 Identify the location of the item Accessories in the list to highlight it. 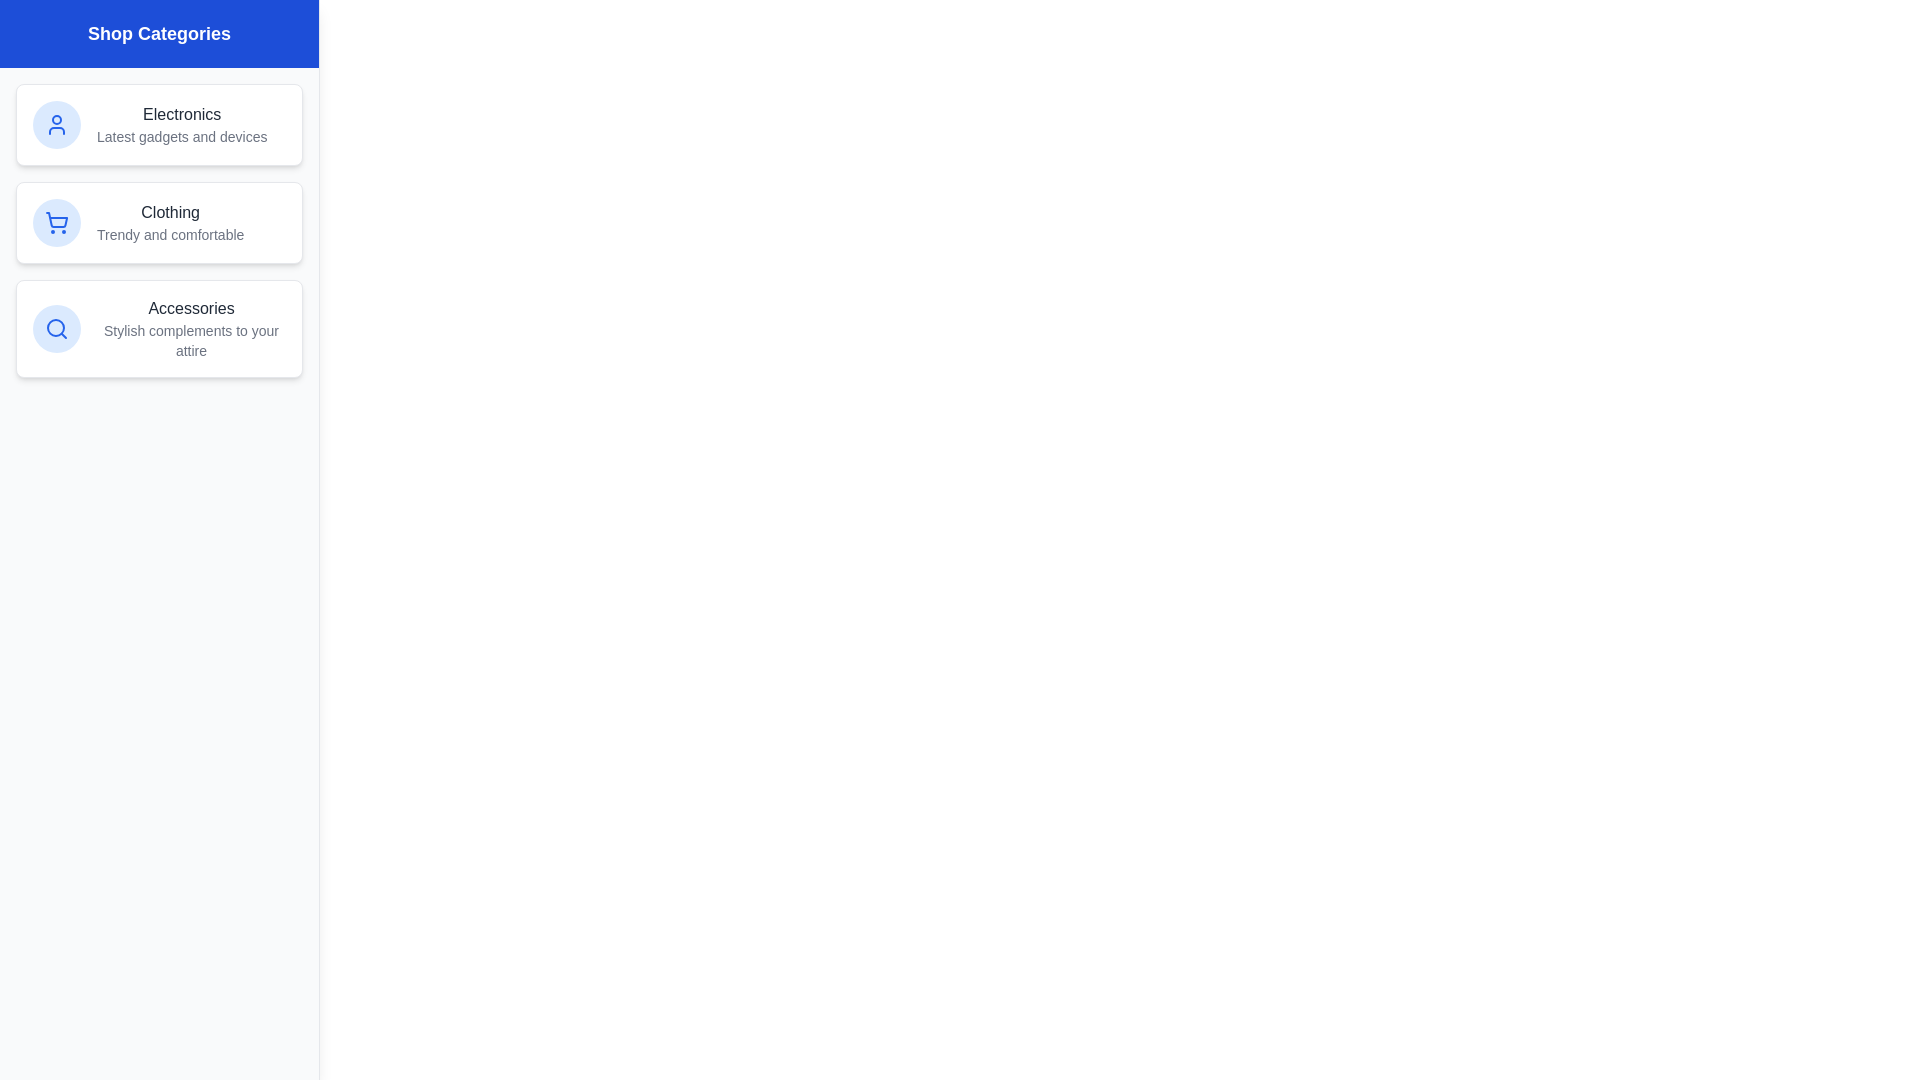
(158, 327).